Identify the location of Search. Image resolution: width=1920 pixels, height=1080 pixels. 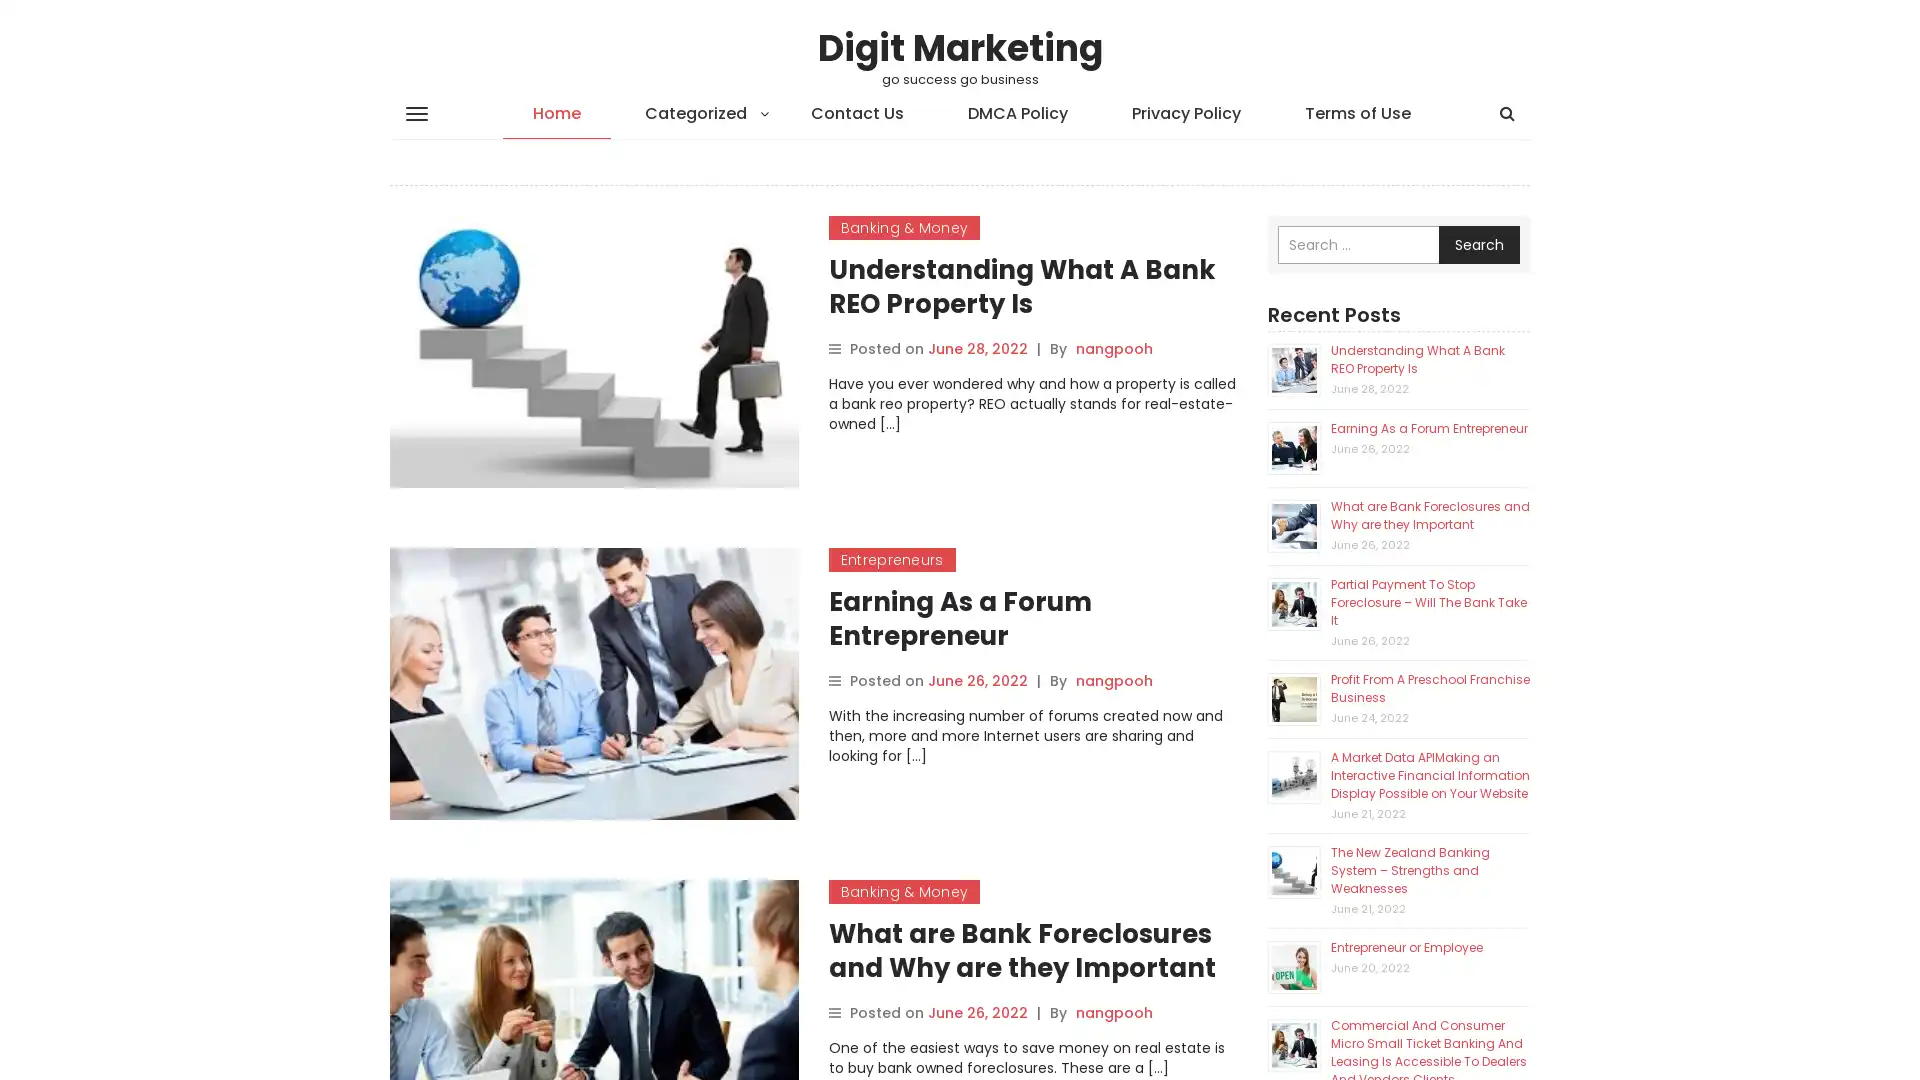
(1479, 244).